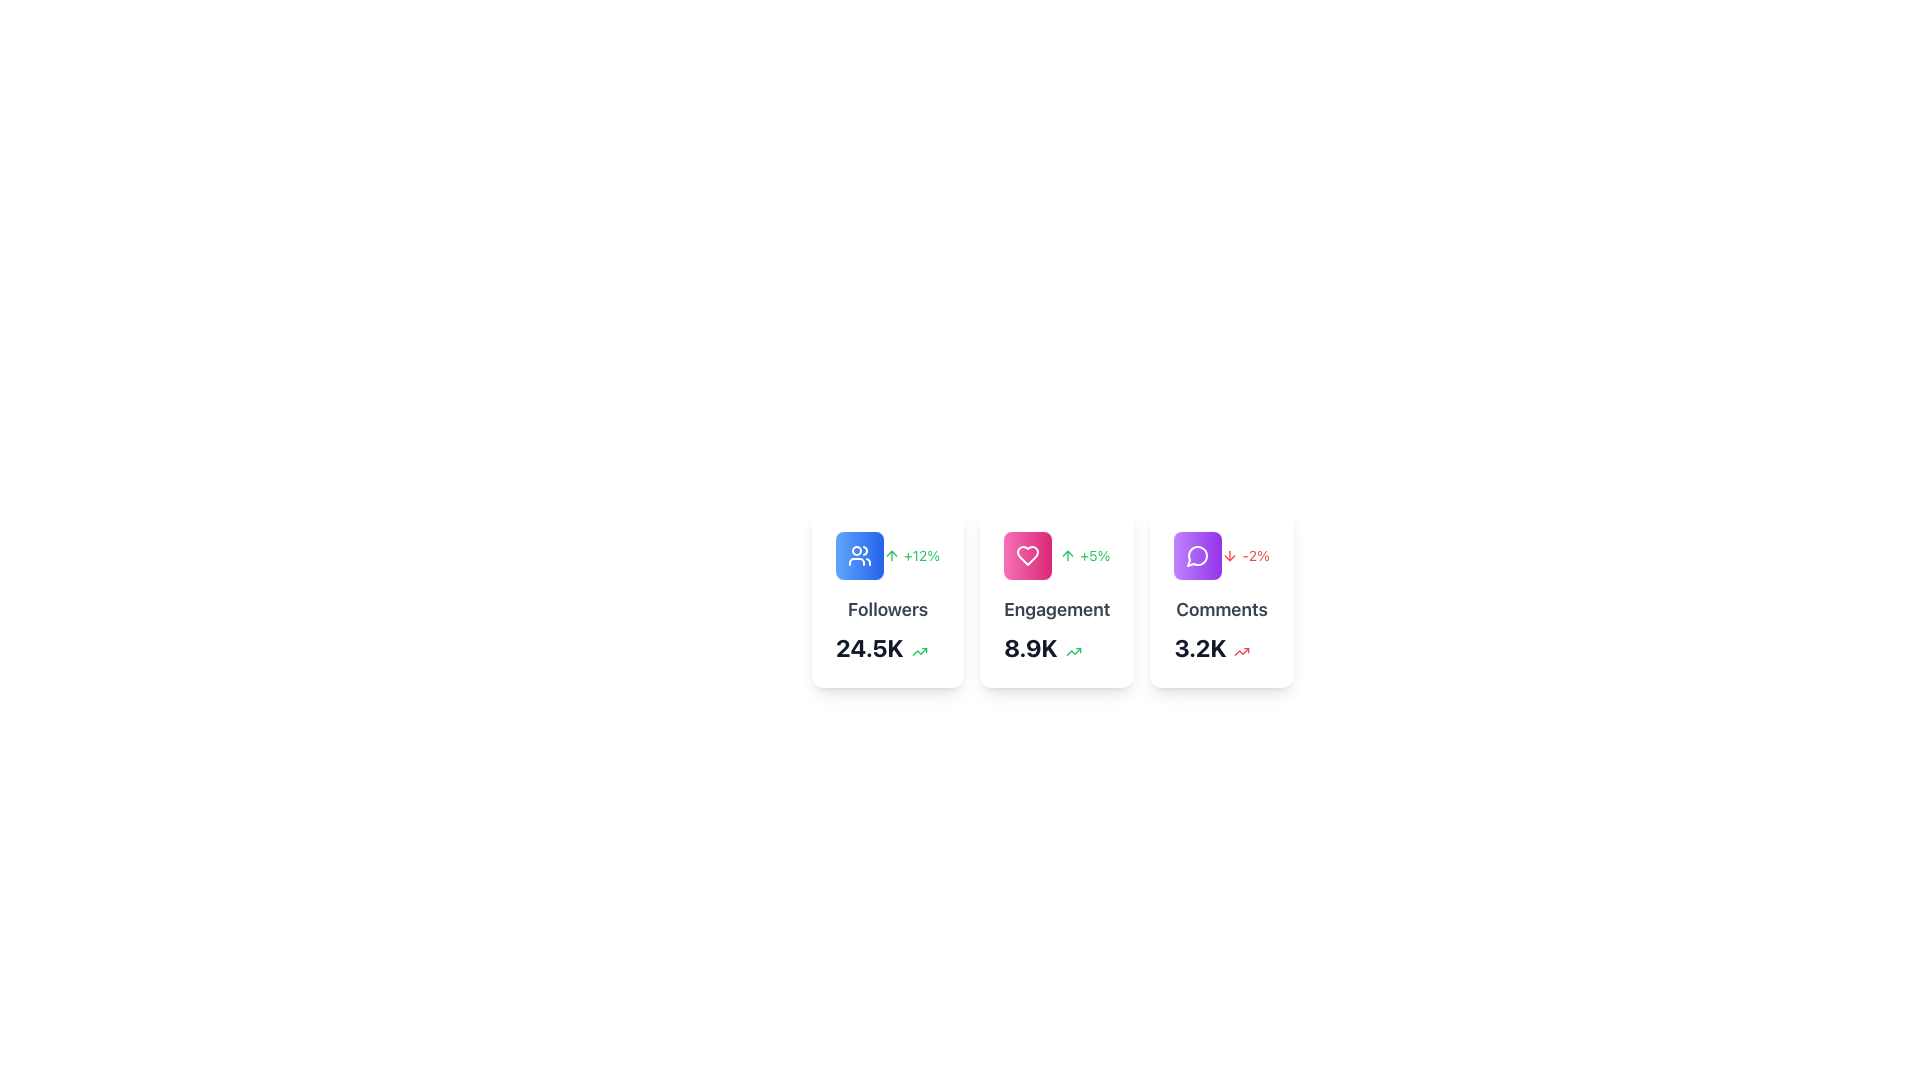  What do you see at coordinates (1084, 555) in the screenshot?
I see `the Text with icon indicator displaying a 5% increase in engagement located in the Engagement panel, positioned above the primary figure '8.9K'` at bounding box center [1084, 555].